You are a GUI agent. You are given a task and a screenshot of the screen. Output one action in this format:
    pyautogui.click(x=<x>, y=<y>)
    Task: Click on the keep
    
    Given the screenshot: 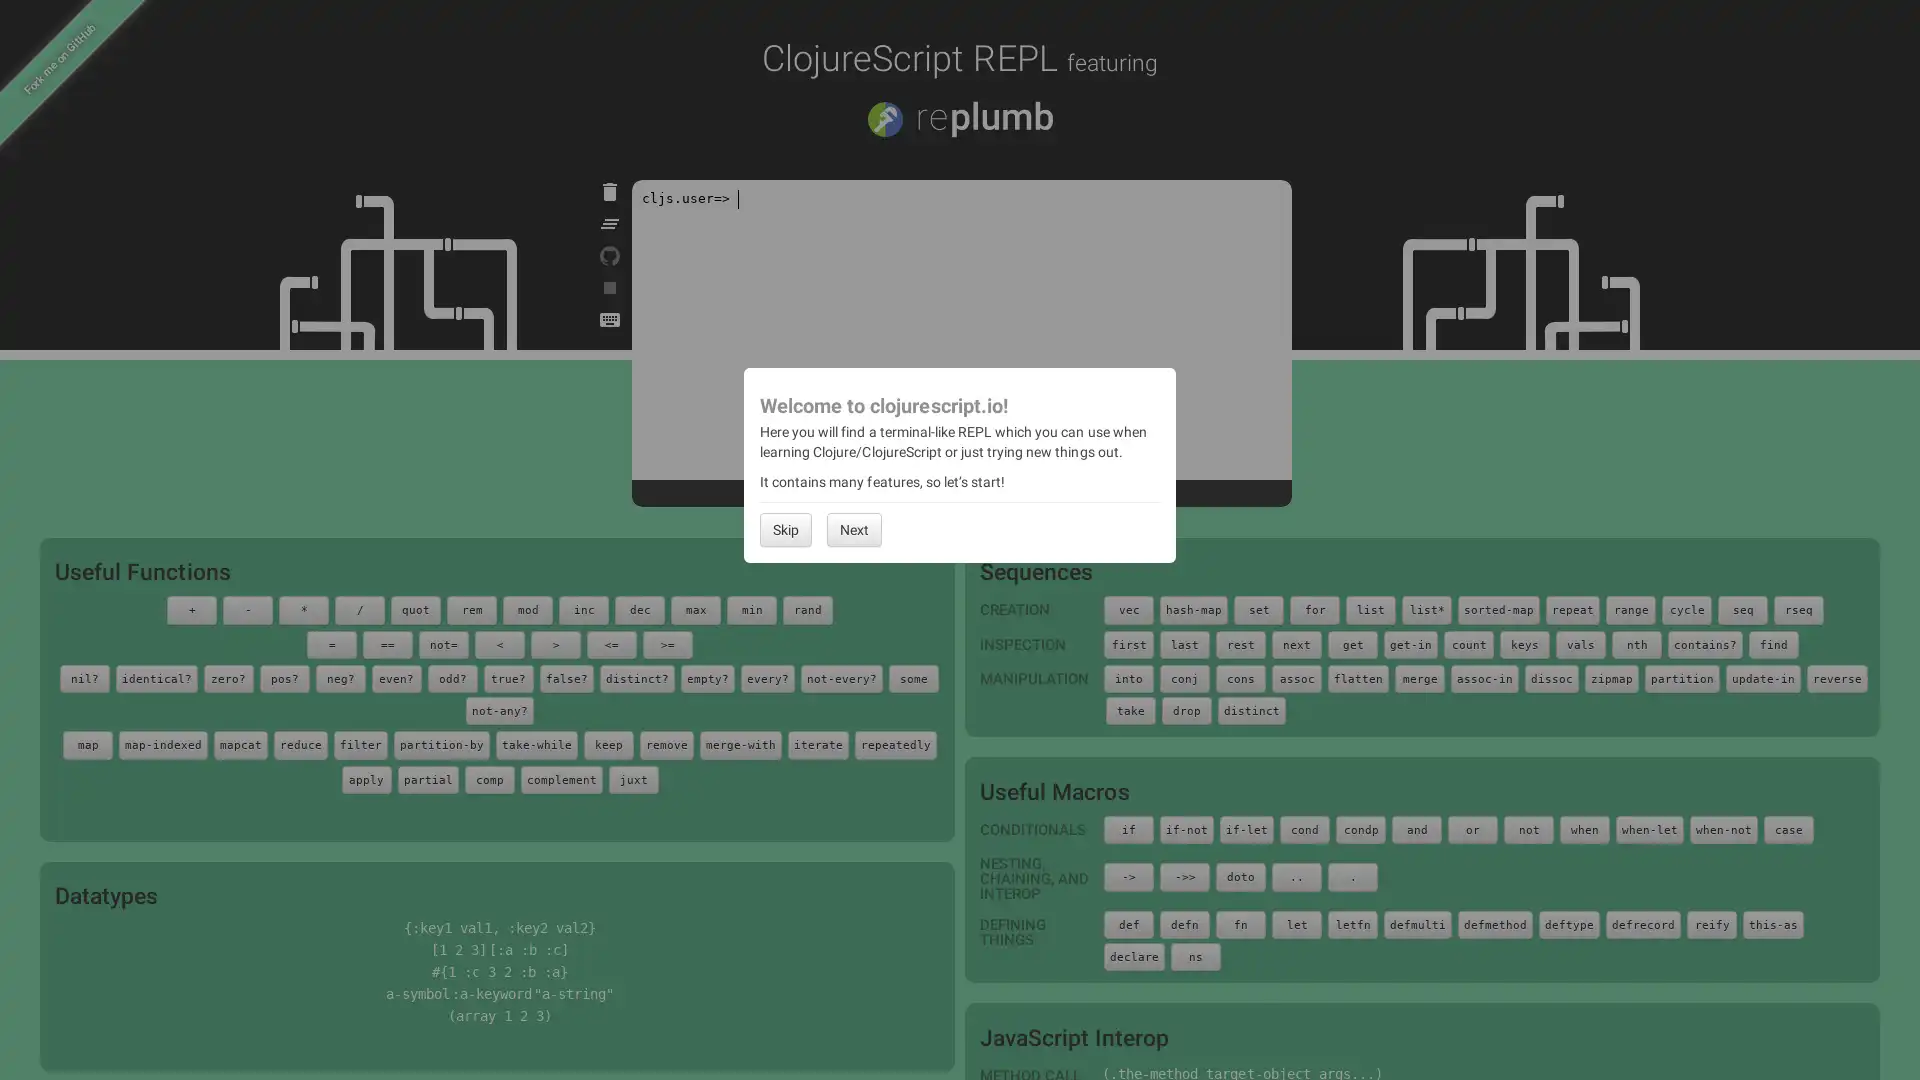 What is the action you would take?
    pyautogui.click(x=608, y=744)
    